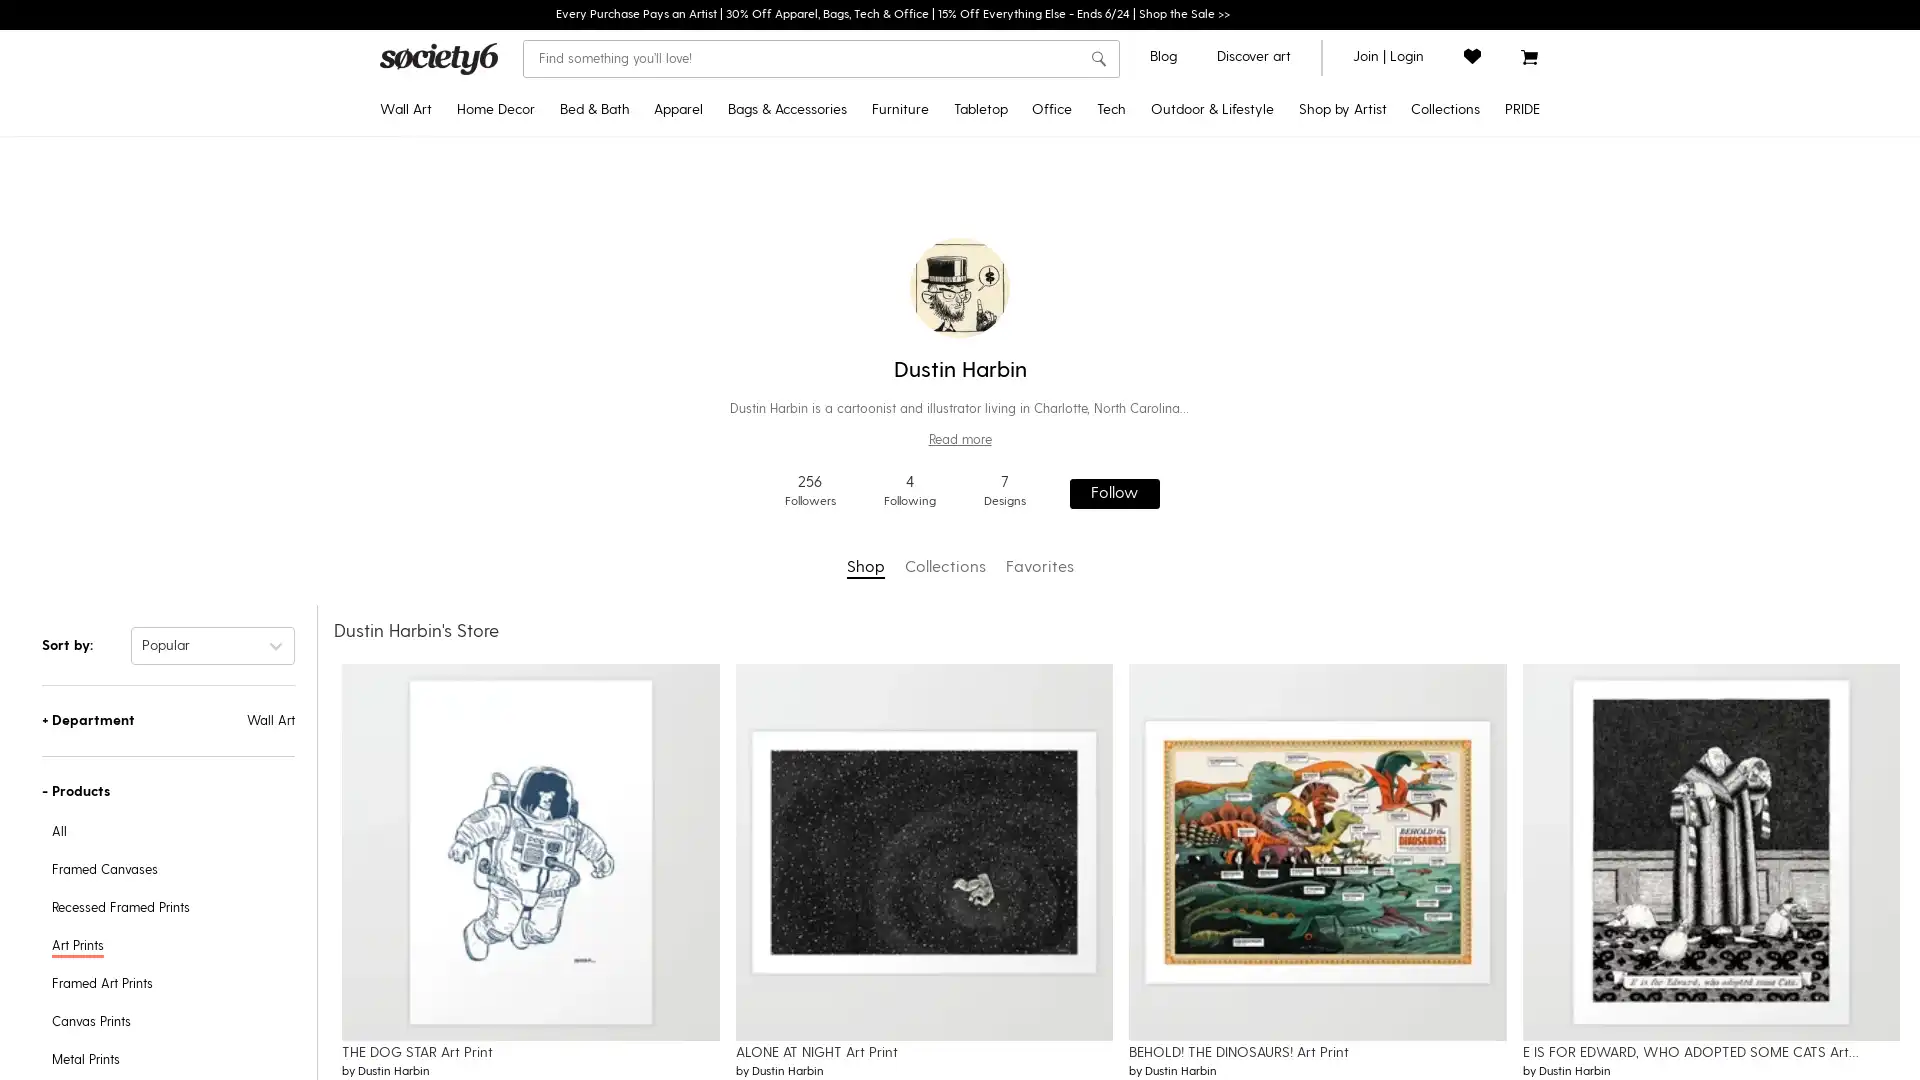  What do you see at coordinates (1288, 482) in the screenshot?
I see `Curator's Picks` at bounding box center [1288, 482].